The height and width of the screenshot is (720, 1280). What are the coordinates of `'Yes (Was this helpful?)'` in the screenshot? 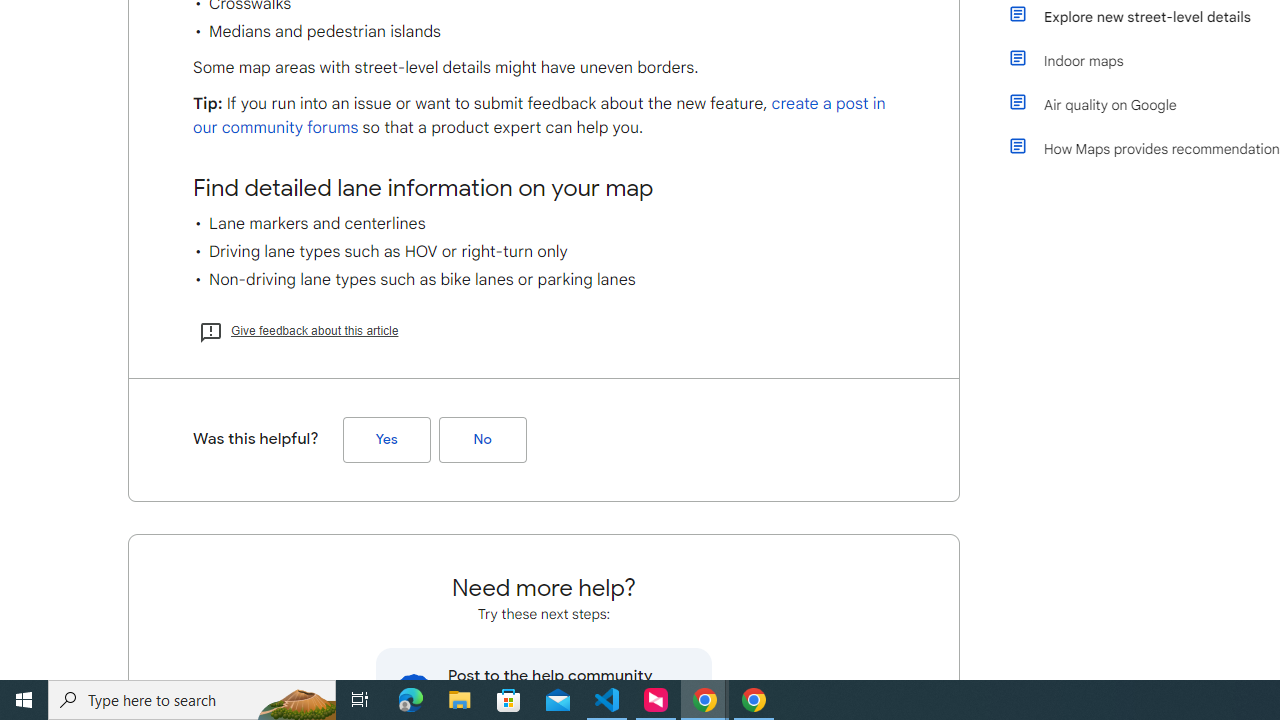 It's located at (386, 438).